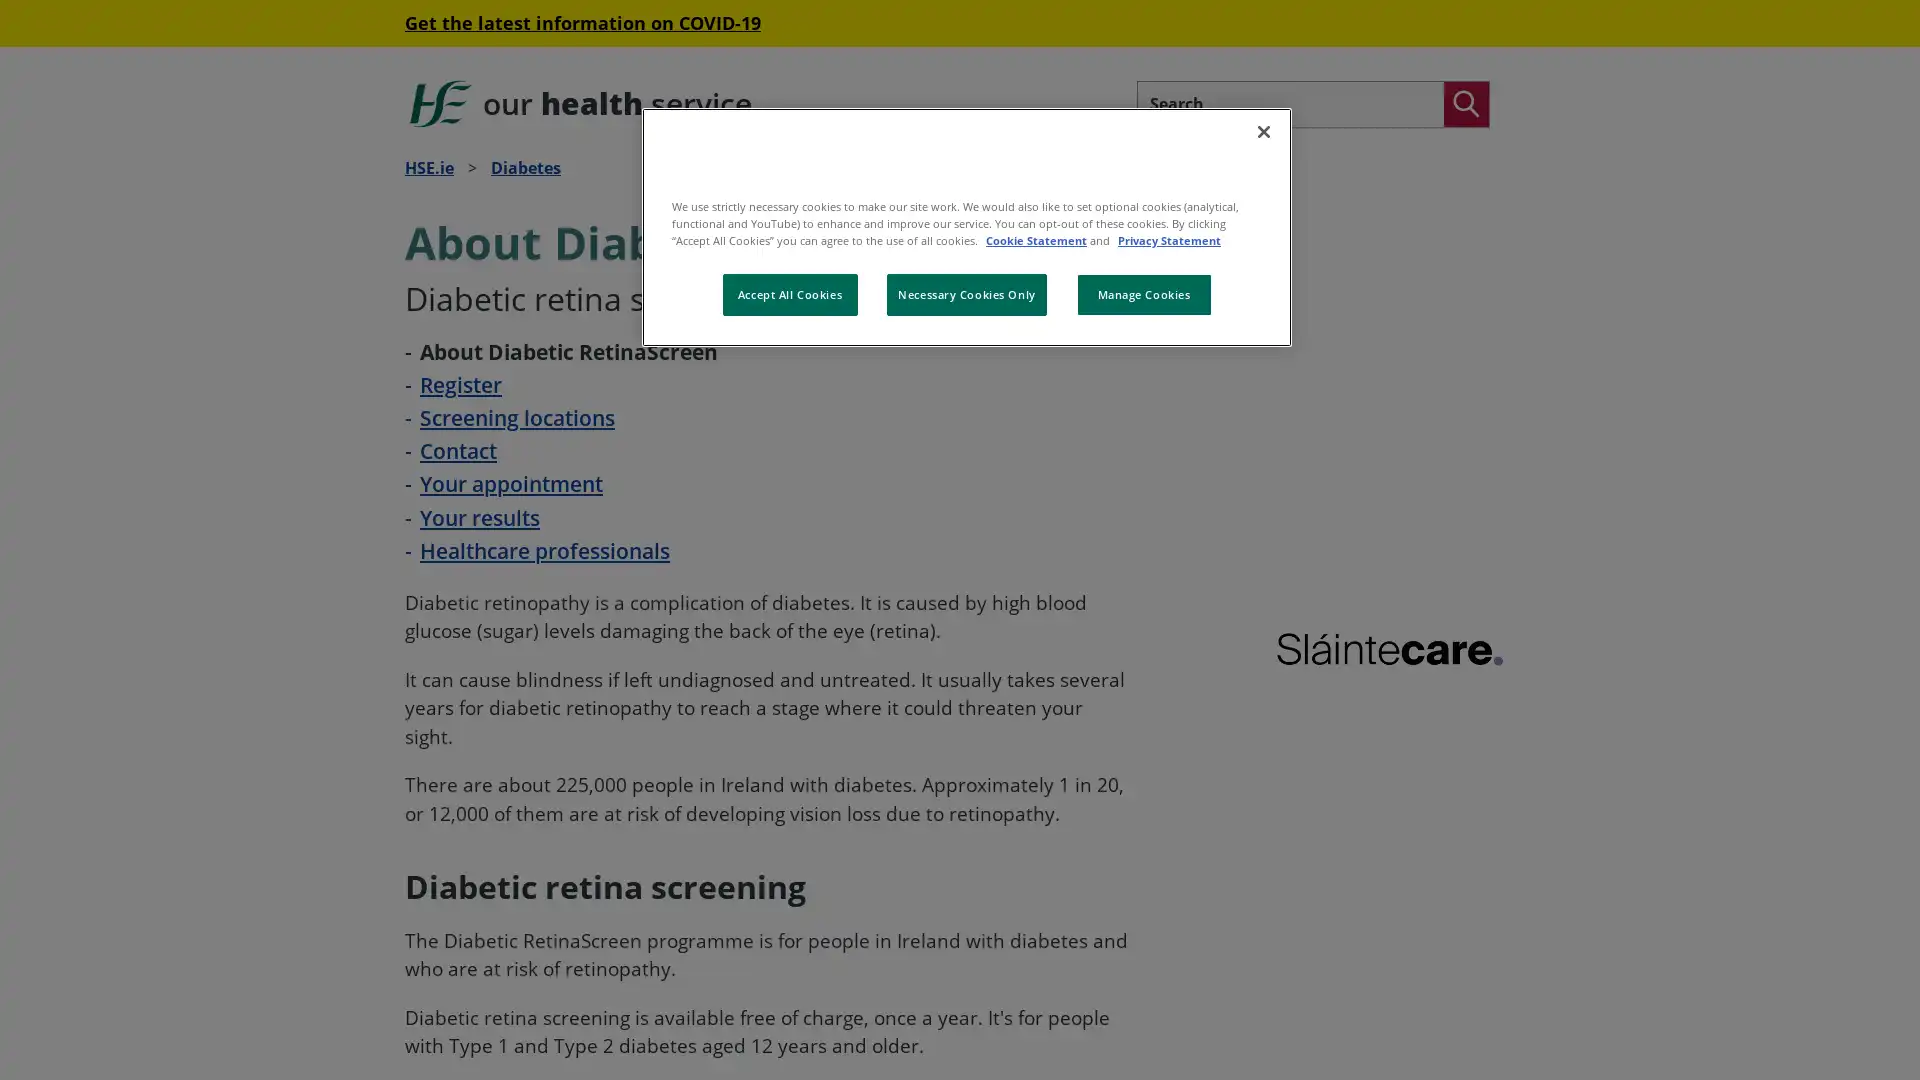 This screenshot has width=1920, height=1080. Describe the element at coordinates (966, 294) in the screenshot. I see `Necessary Cookies Only` at that location.